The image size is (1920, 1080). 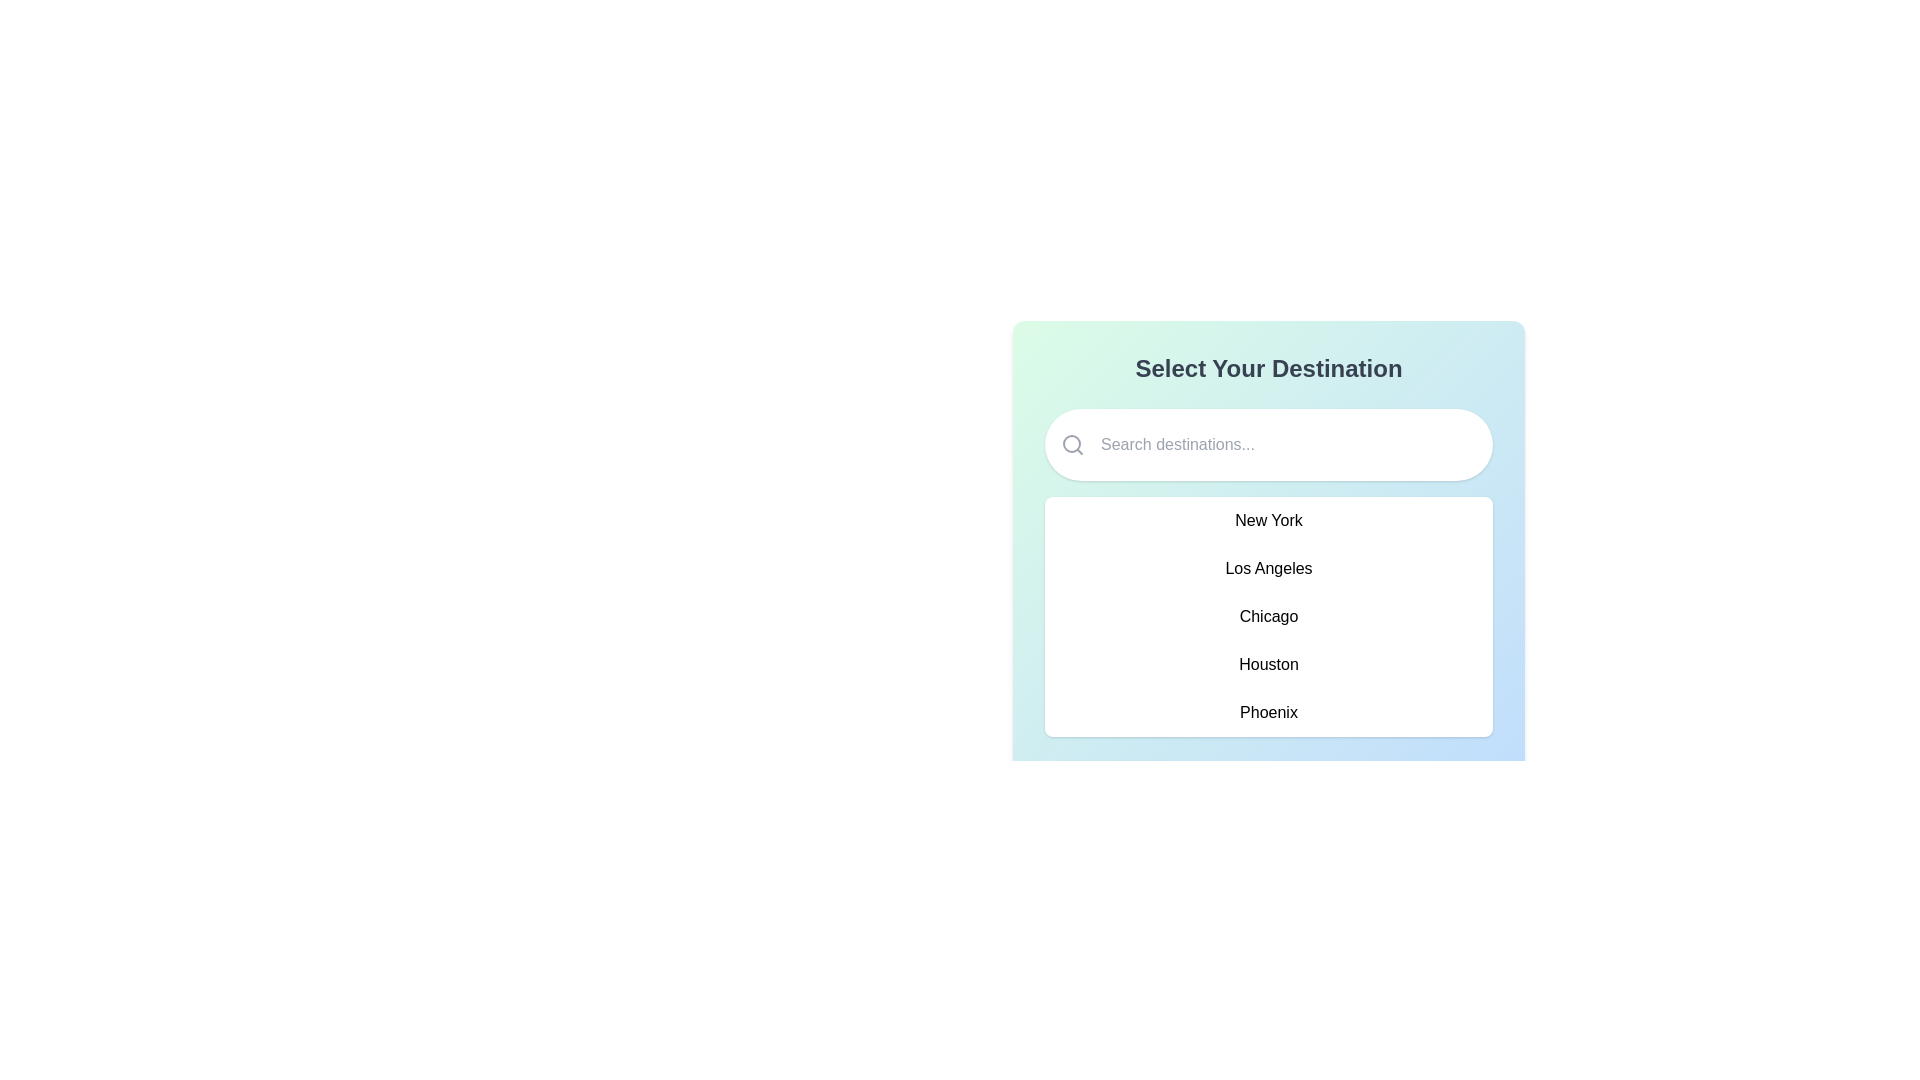 I want to click on the third item in the list of destinations, which represents the 'Chicago' option, so click(x=1267, y=616).